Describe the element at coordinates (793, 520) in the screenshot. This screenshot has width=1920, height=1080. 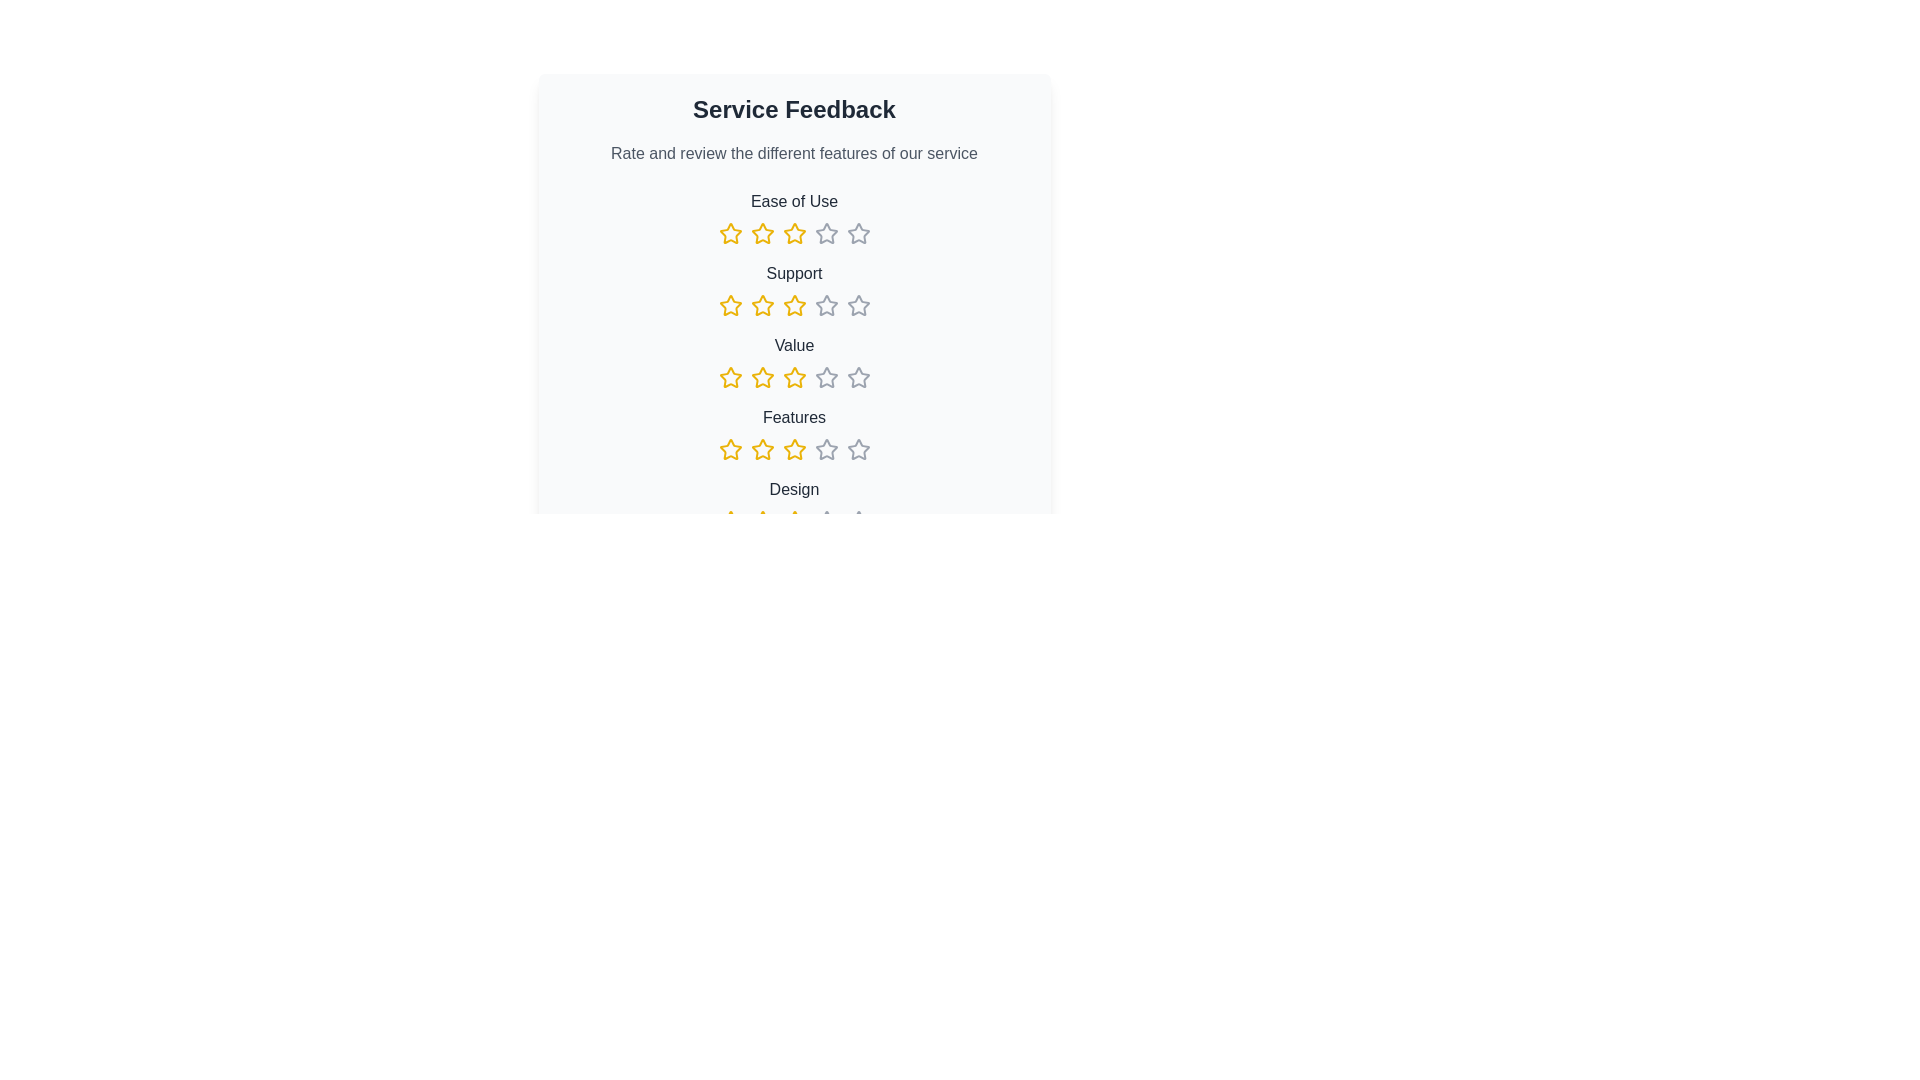
I see `the fifth yellow star icon for the 'Design' rating` at that location.